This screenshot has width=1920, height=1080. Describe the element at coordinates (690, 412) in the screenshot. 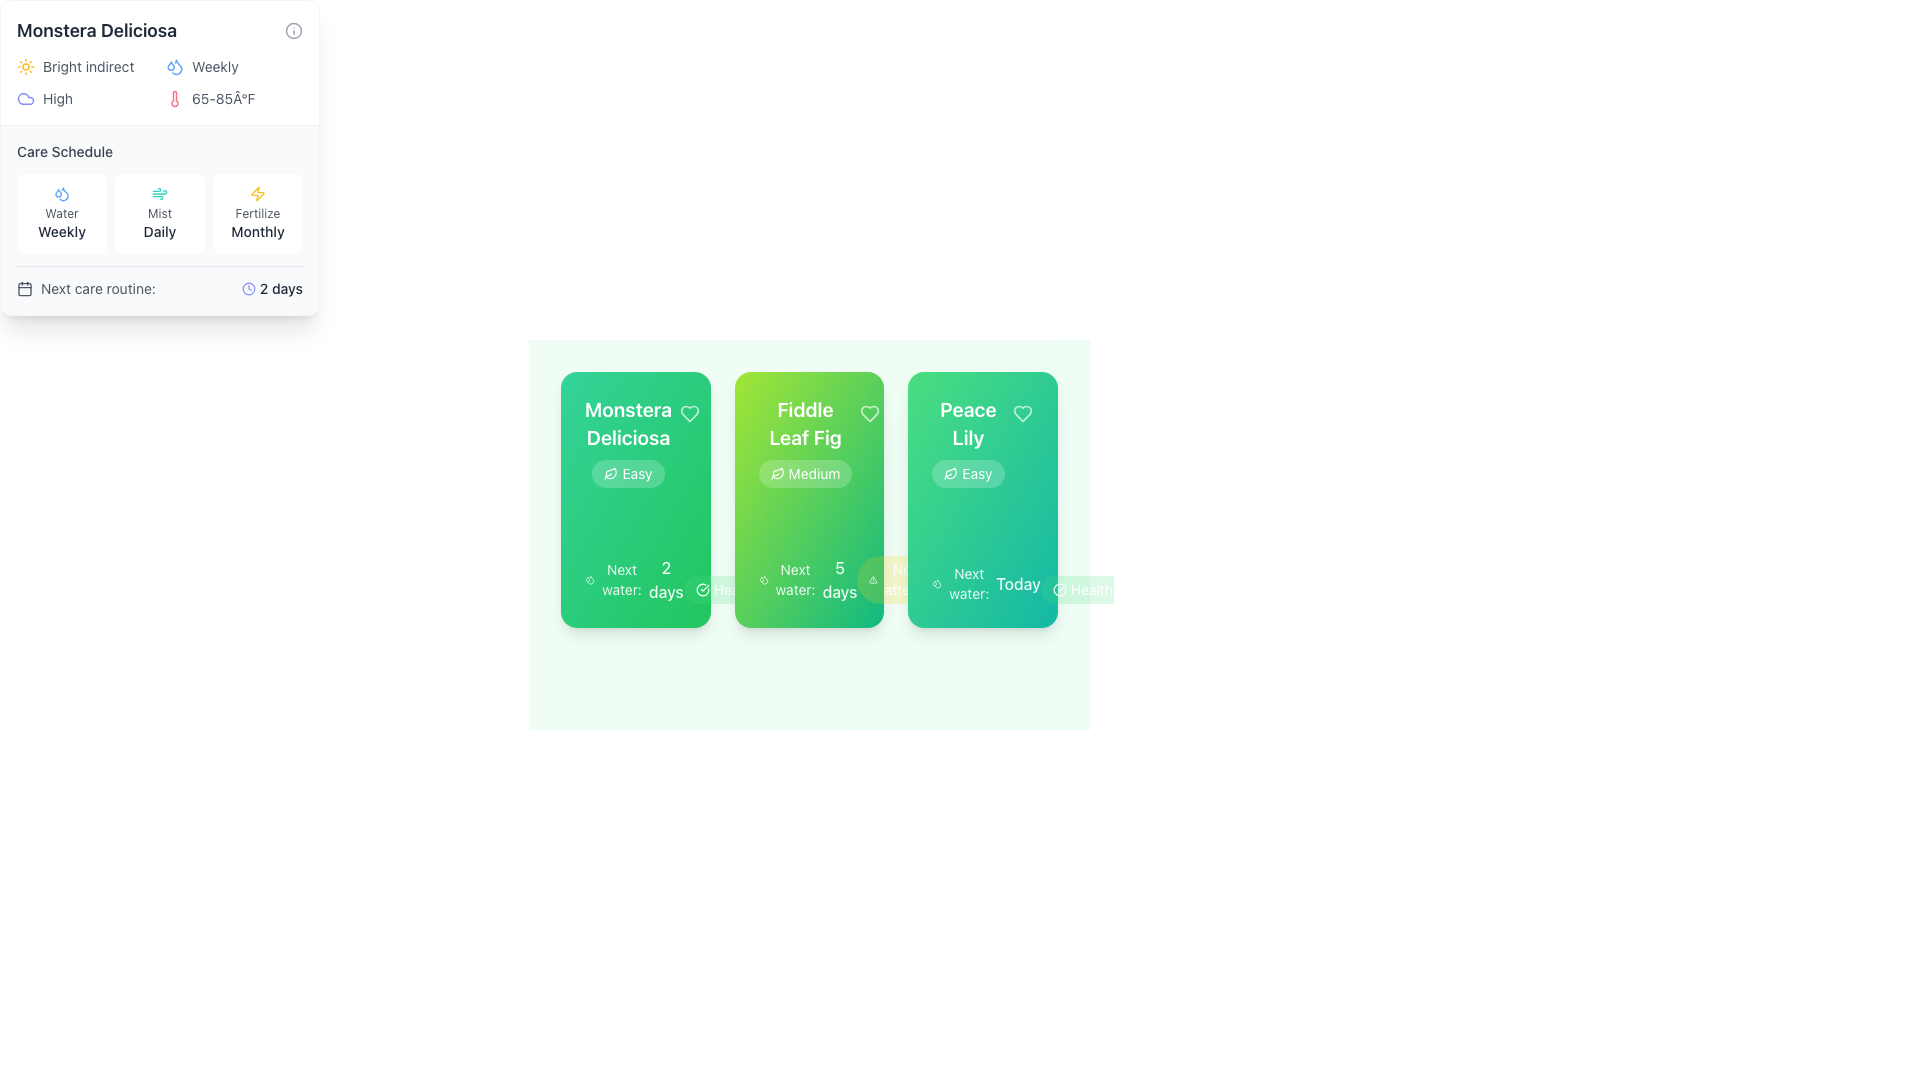

I see `the favorite or like button located at the top-right corner of the 'Monstera Deliciosa' card` at that location.